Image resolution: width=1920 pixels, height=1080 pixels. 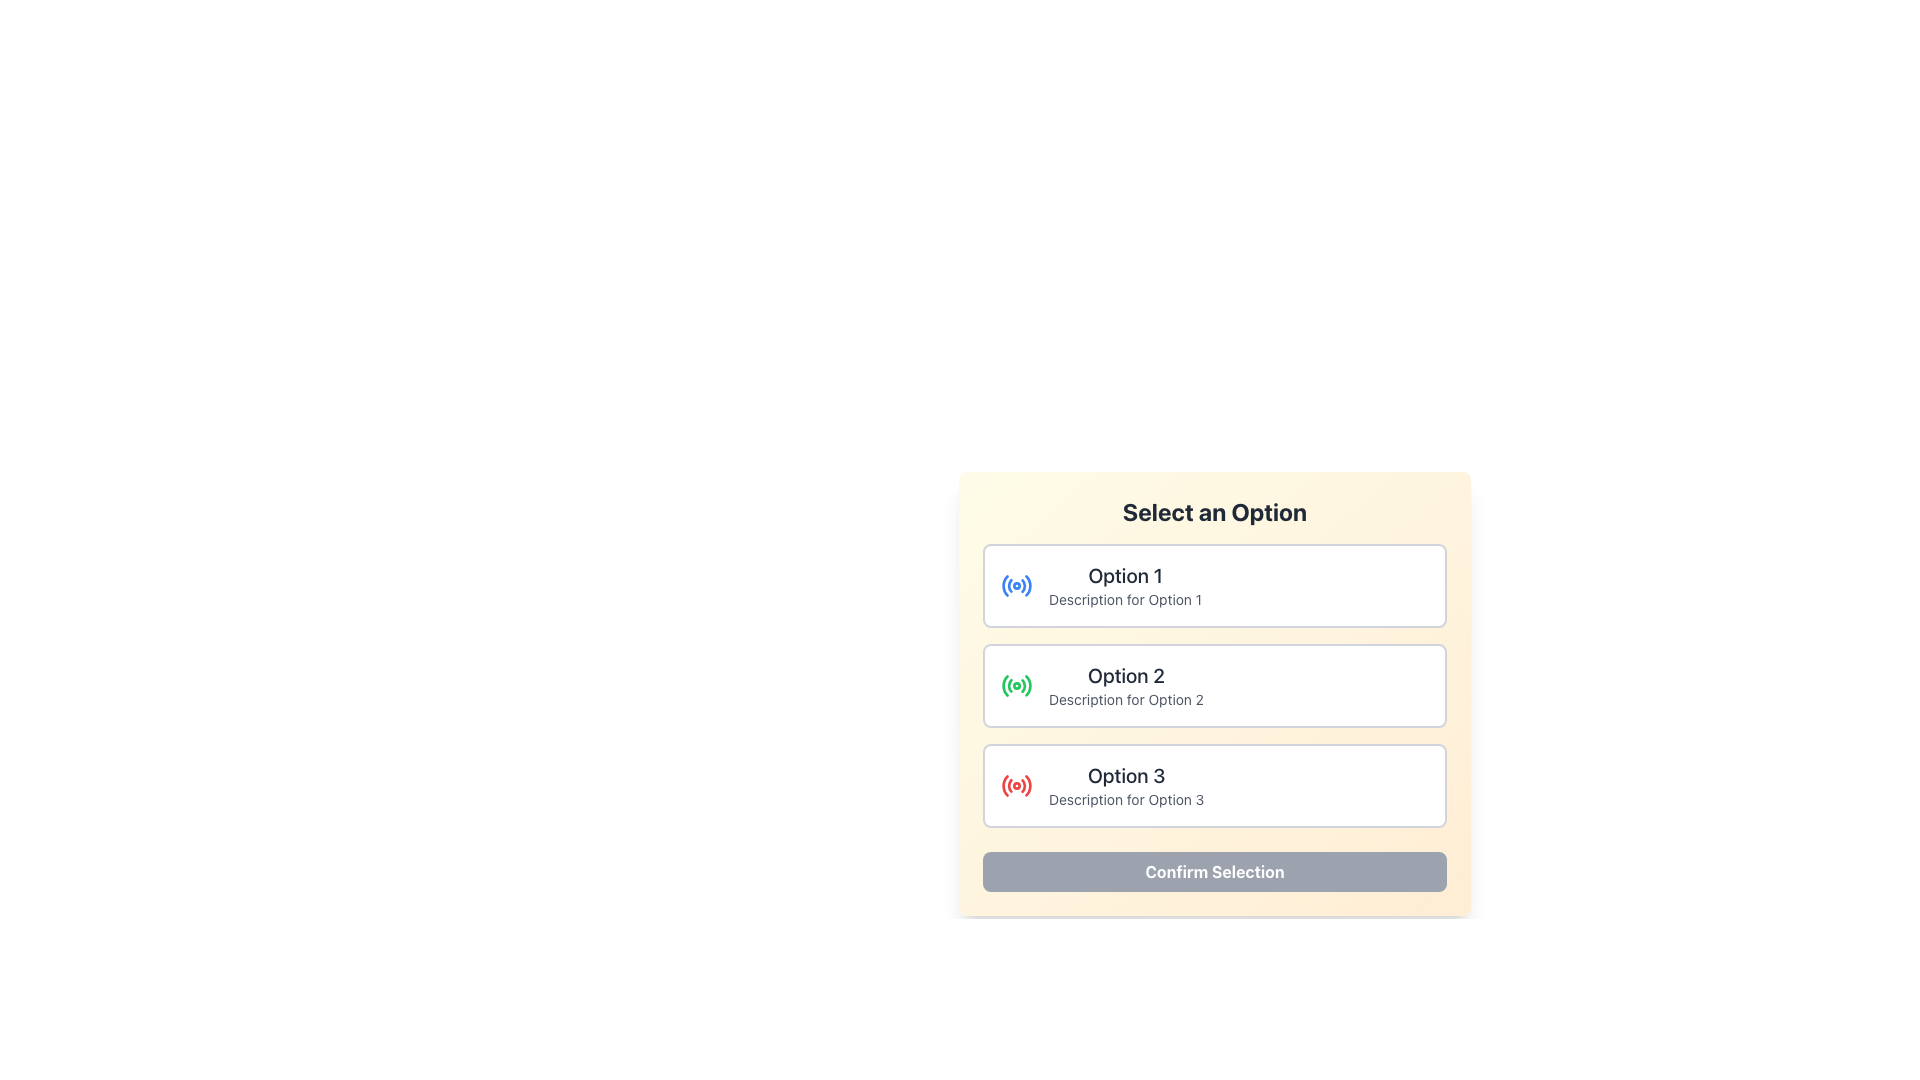 I want to click on the text label reading 'Description for Option 3', which is located directly under the 'Option 3' heading in the third section of a group of options, so click(x=1126, y=798).